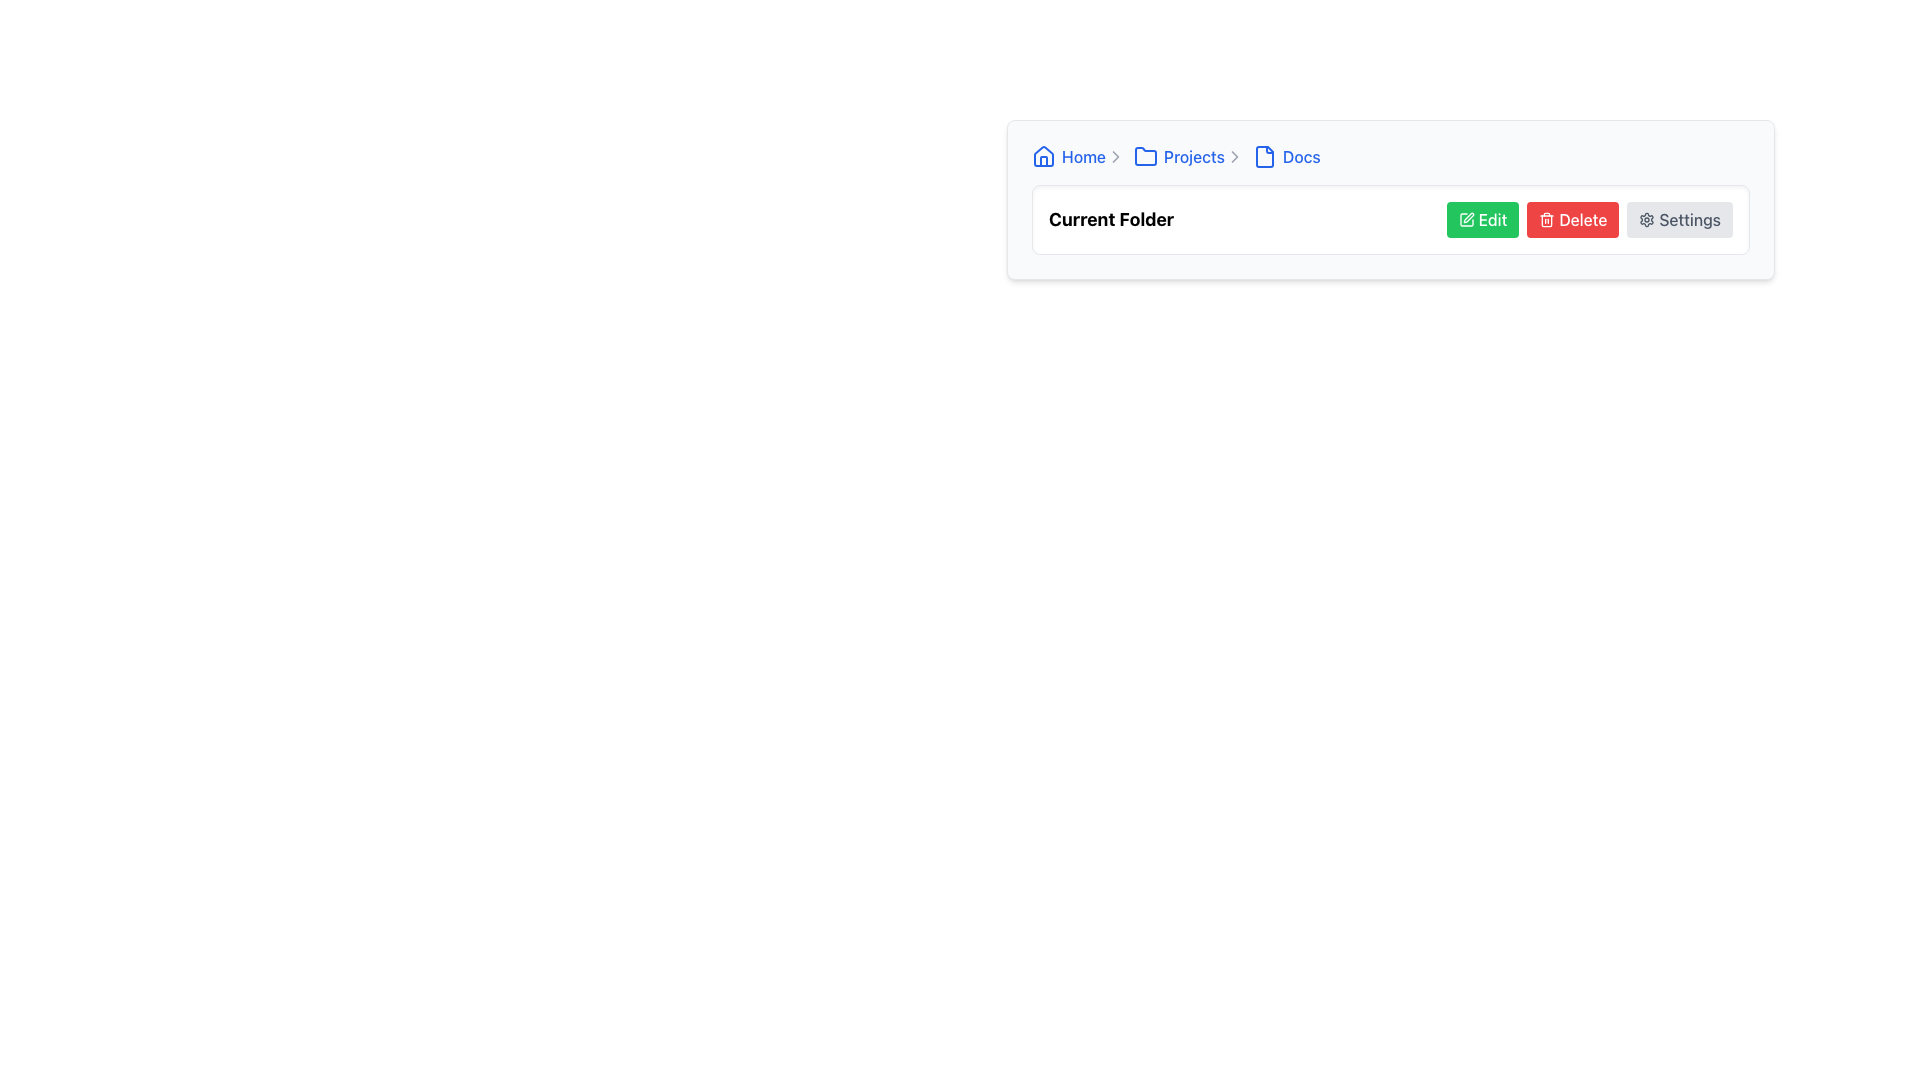 The height and width of the screenshot is (1080, 1920). I want to click on the chevron-shaped arrow icon in the breadcrumb navigation bar, which is located between 'Projects' and 'Docs', so click(1115, 156).